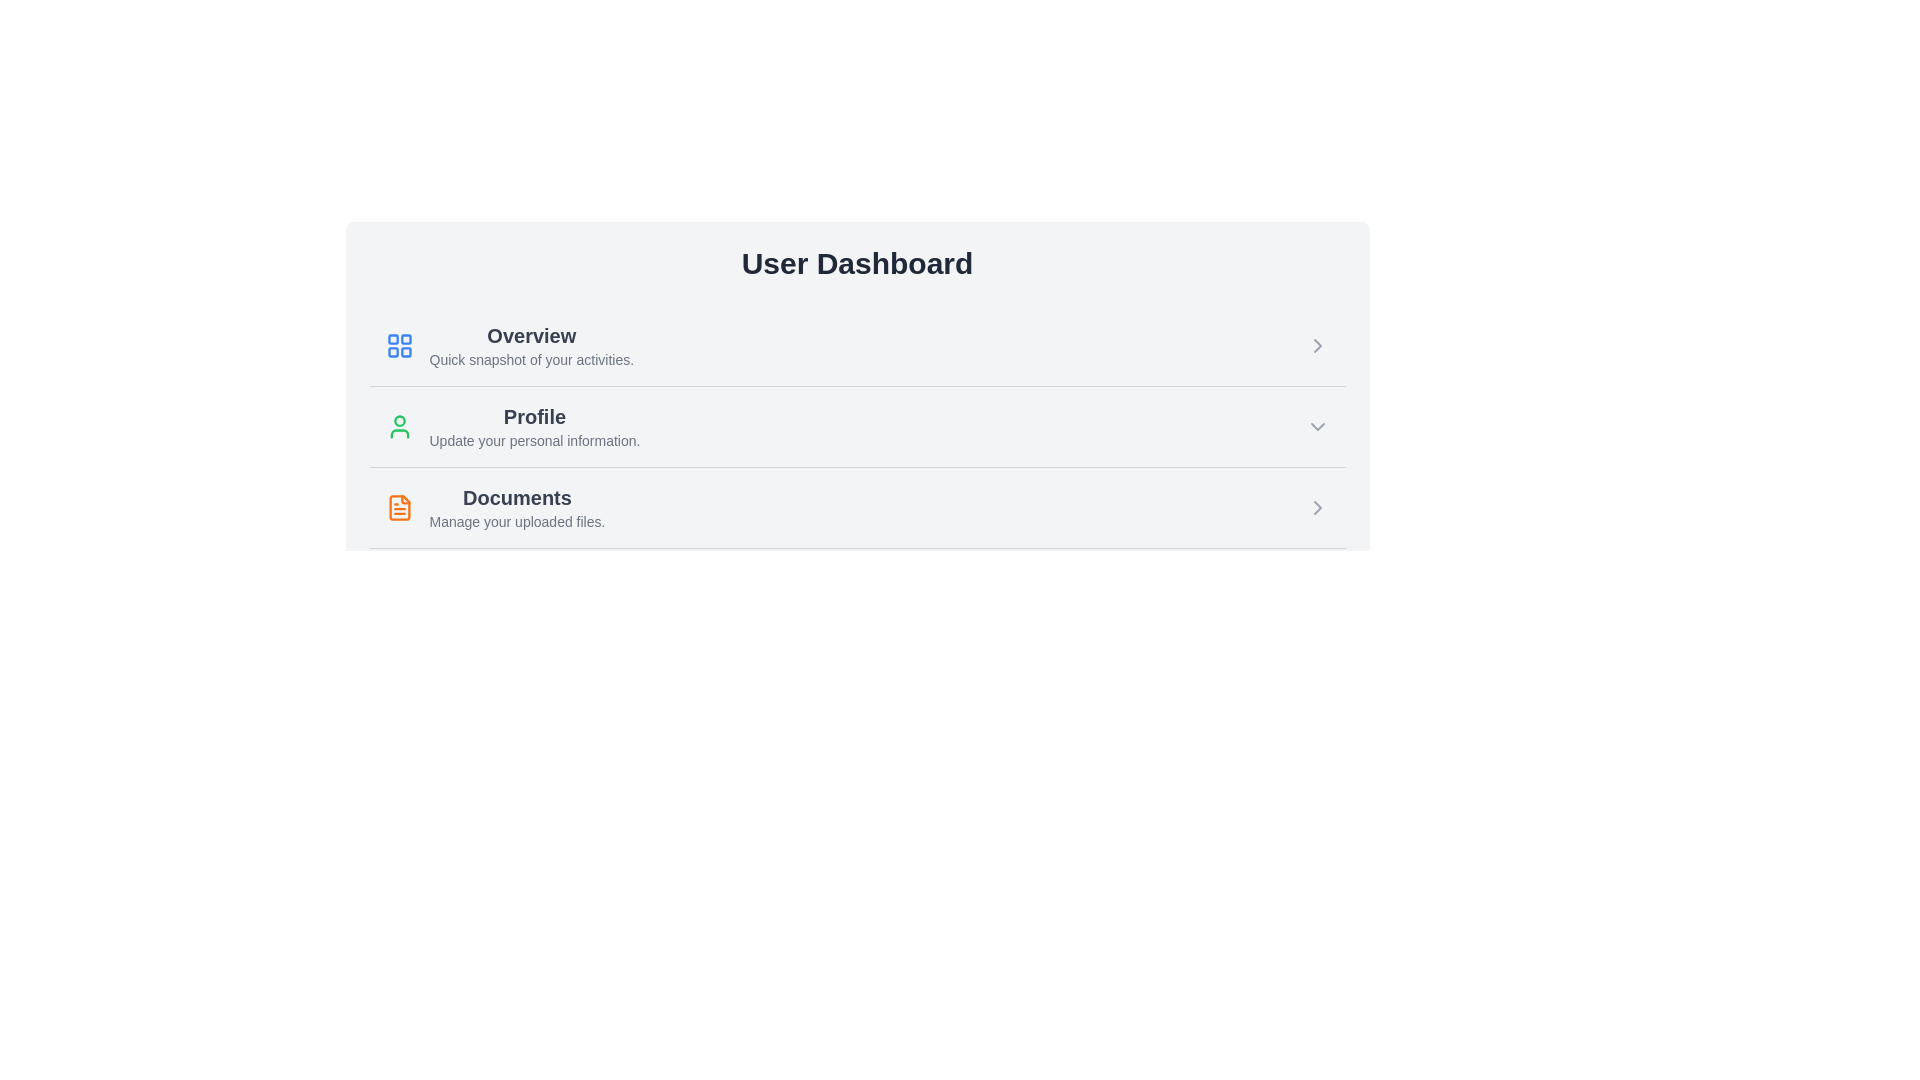 The image size is (1920, 1080). What do you see at coordinates (509, 345) in the screenshot?
I see `the 'Overview' navigation option` at bounding box center [509, 345].